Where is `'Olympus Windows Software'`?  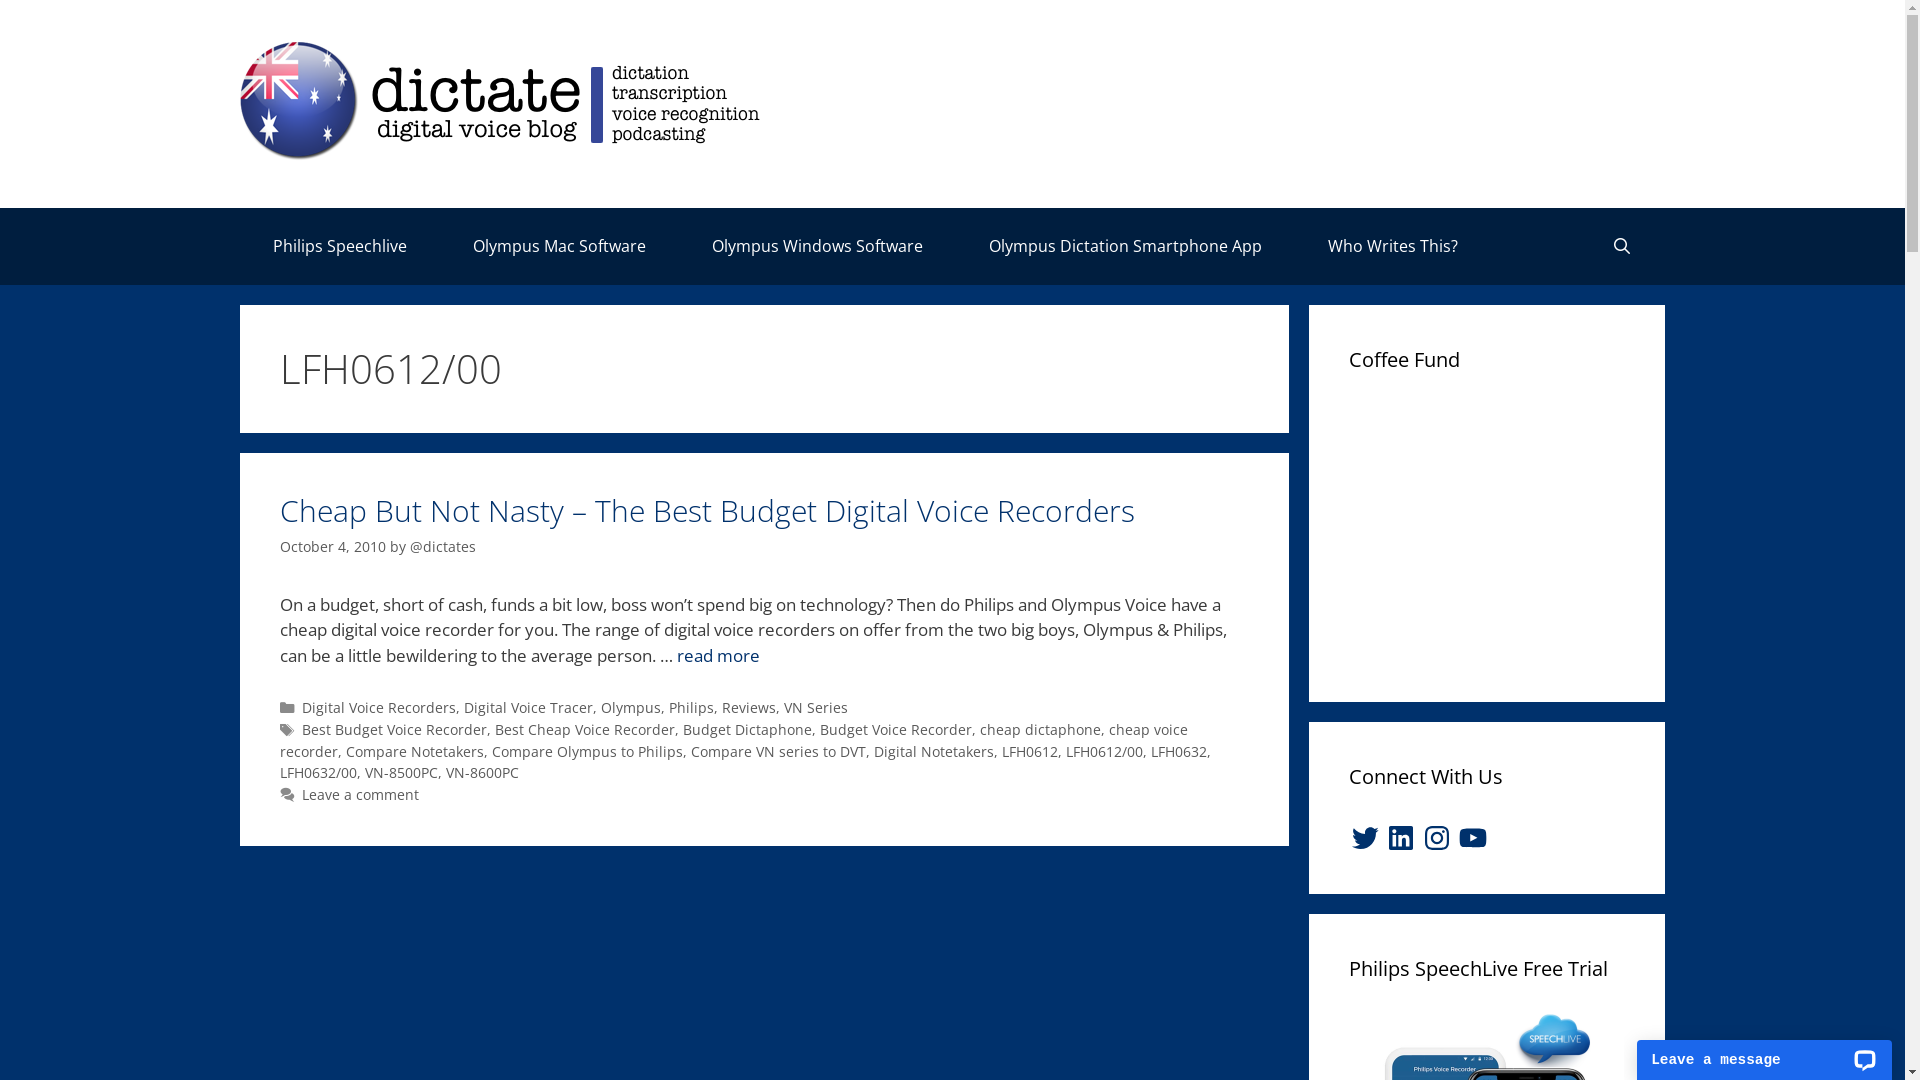
'Olympus Windows Software' is located at coordinates (817, 245).